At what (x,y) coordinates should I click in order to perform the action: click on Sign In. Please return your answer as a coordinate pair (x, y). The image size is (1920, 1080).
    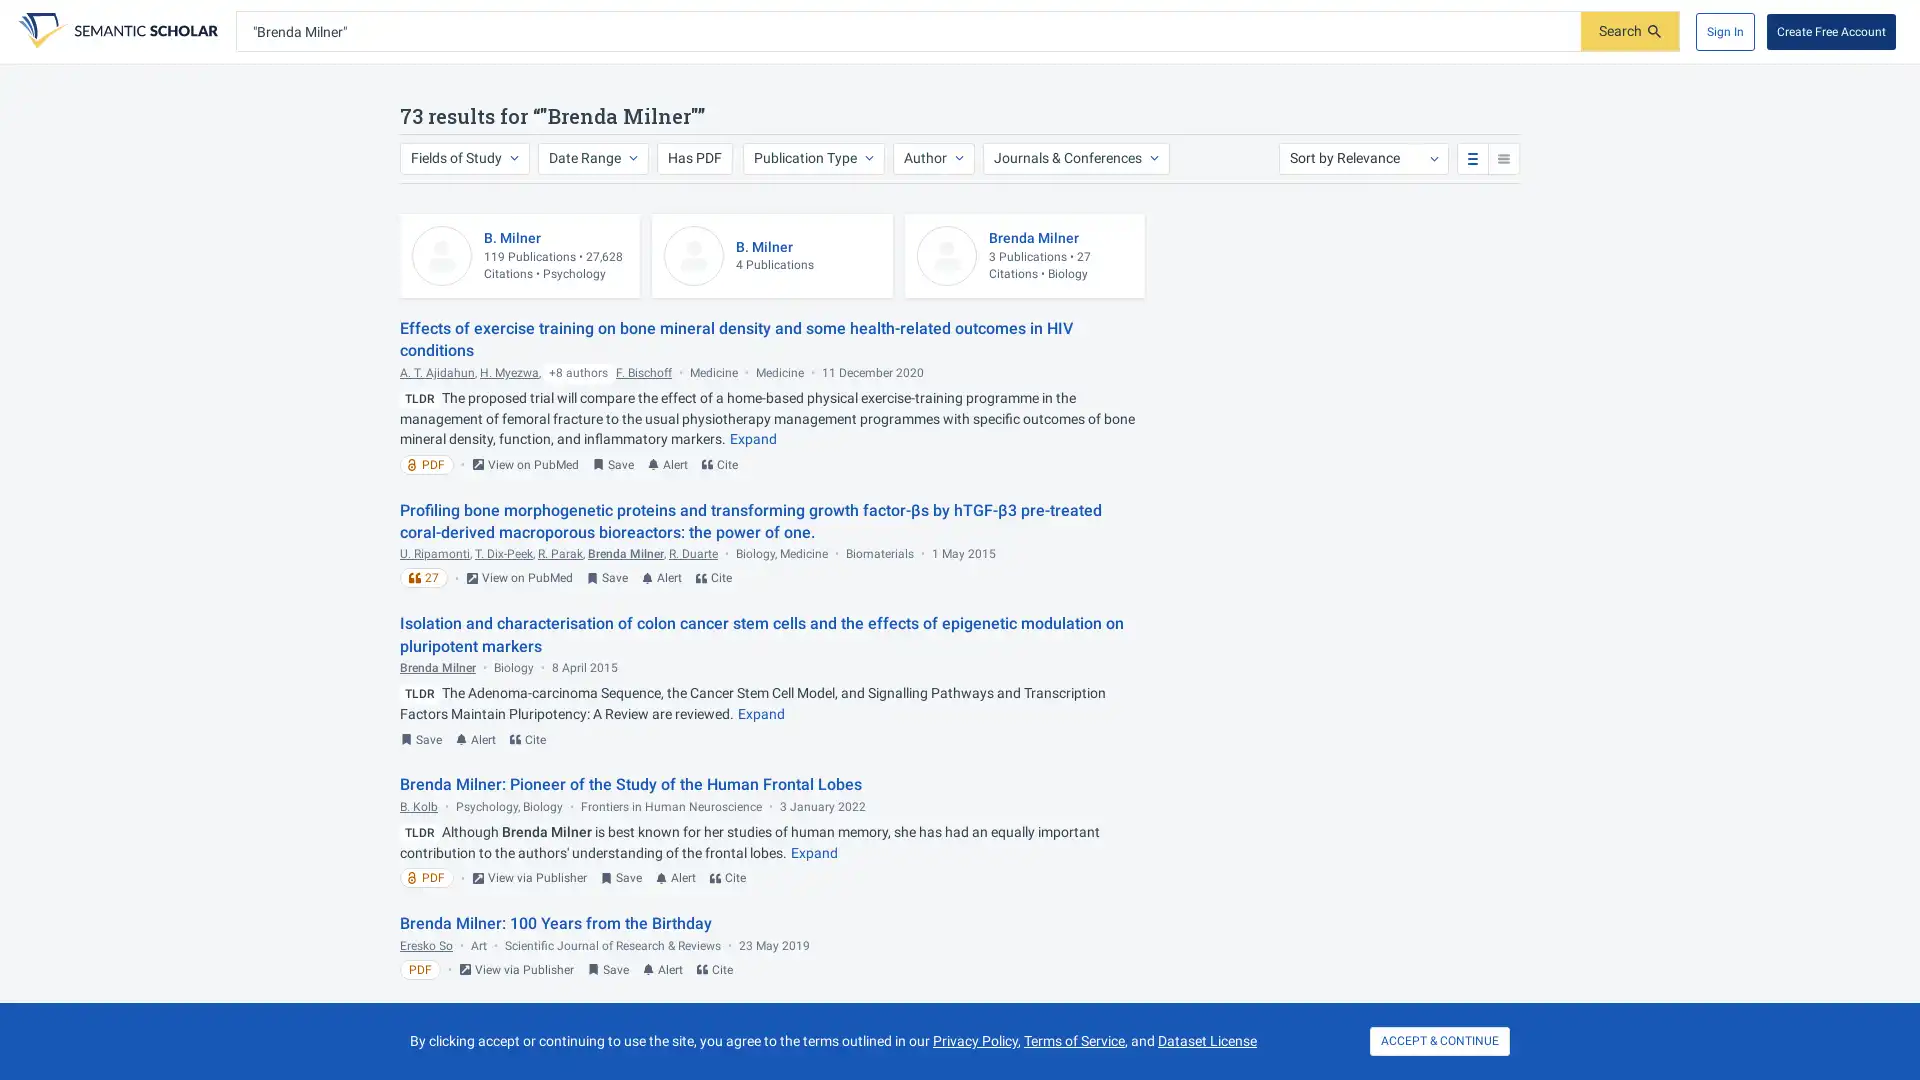
    Looking at the image, I should click on (1724, 31).